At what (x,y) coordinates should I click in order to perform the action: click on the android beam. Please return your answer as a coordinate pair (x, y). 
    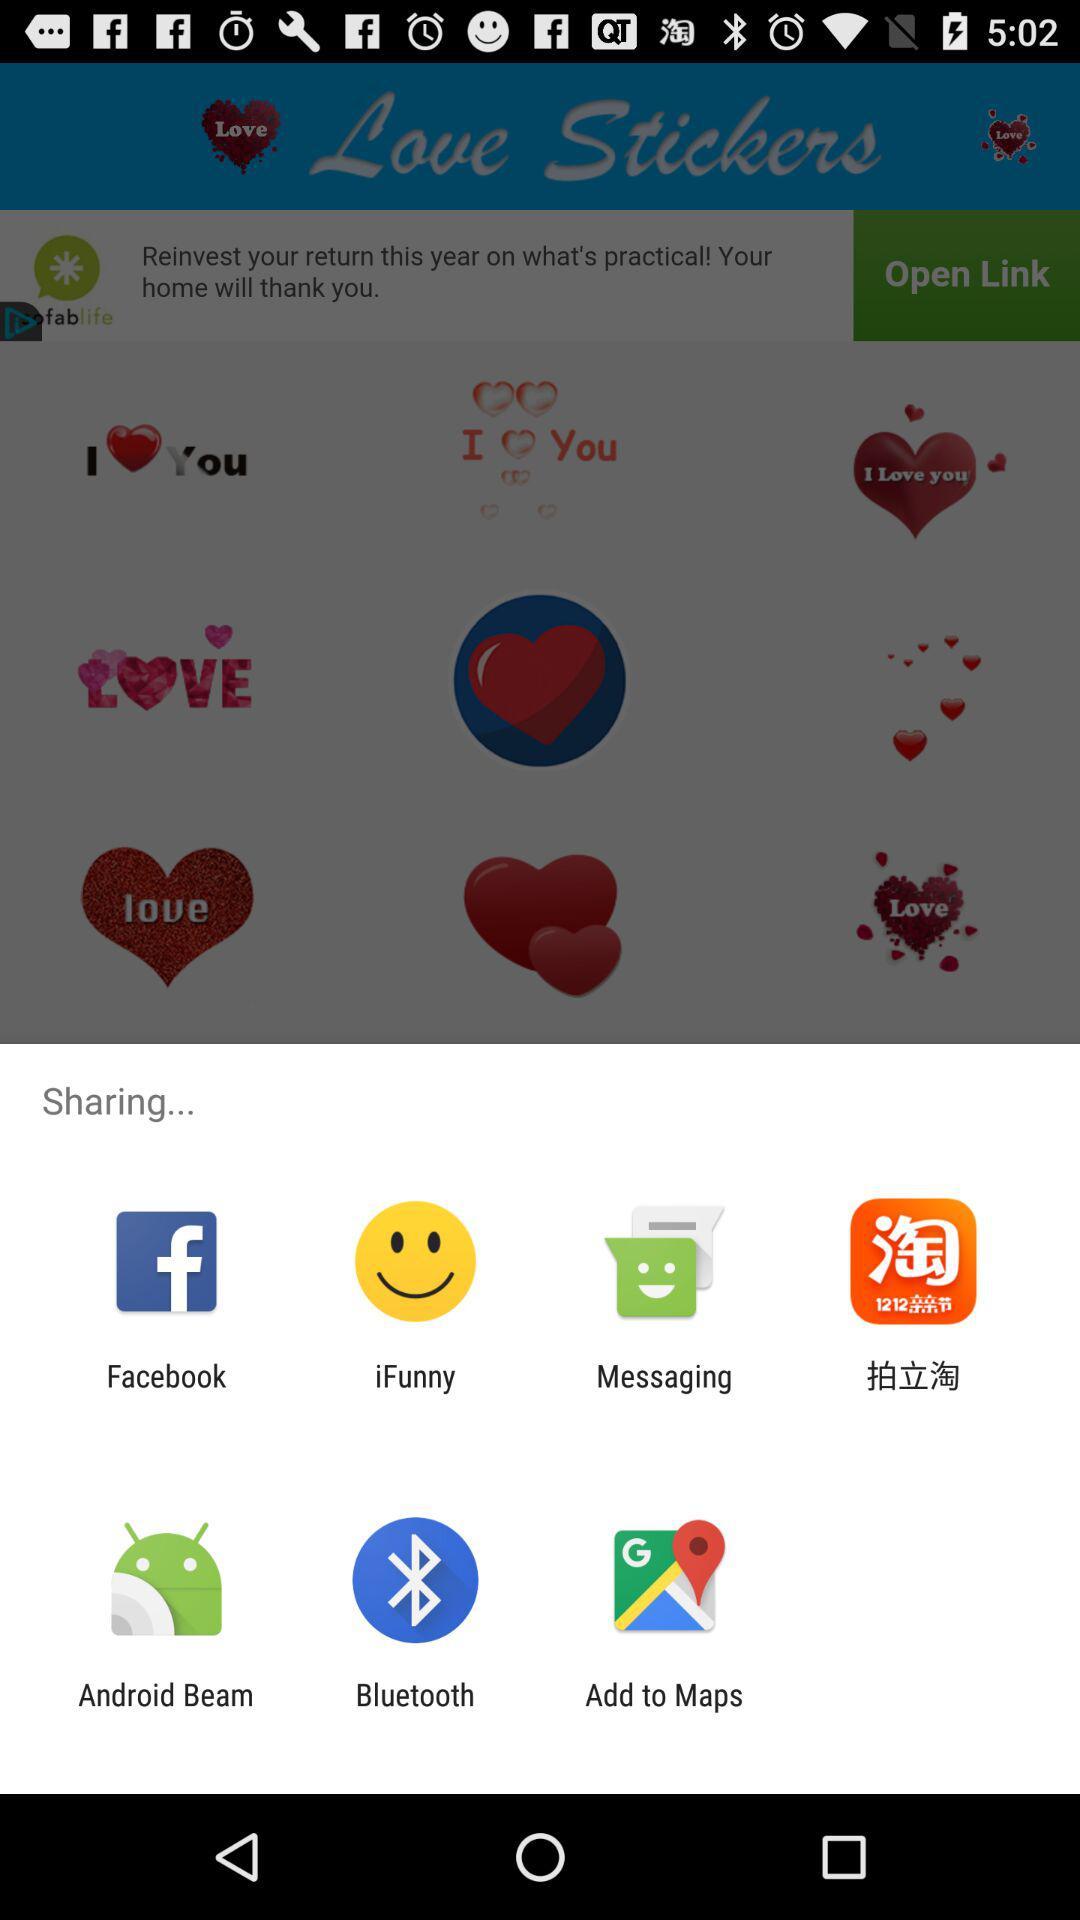
    Looking at the image, I should click on (165, 1711).